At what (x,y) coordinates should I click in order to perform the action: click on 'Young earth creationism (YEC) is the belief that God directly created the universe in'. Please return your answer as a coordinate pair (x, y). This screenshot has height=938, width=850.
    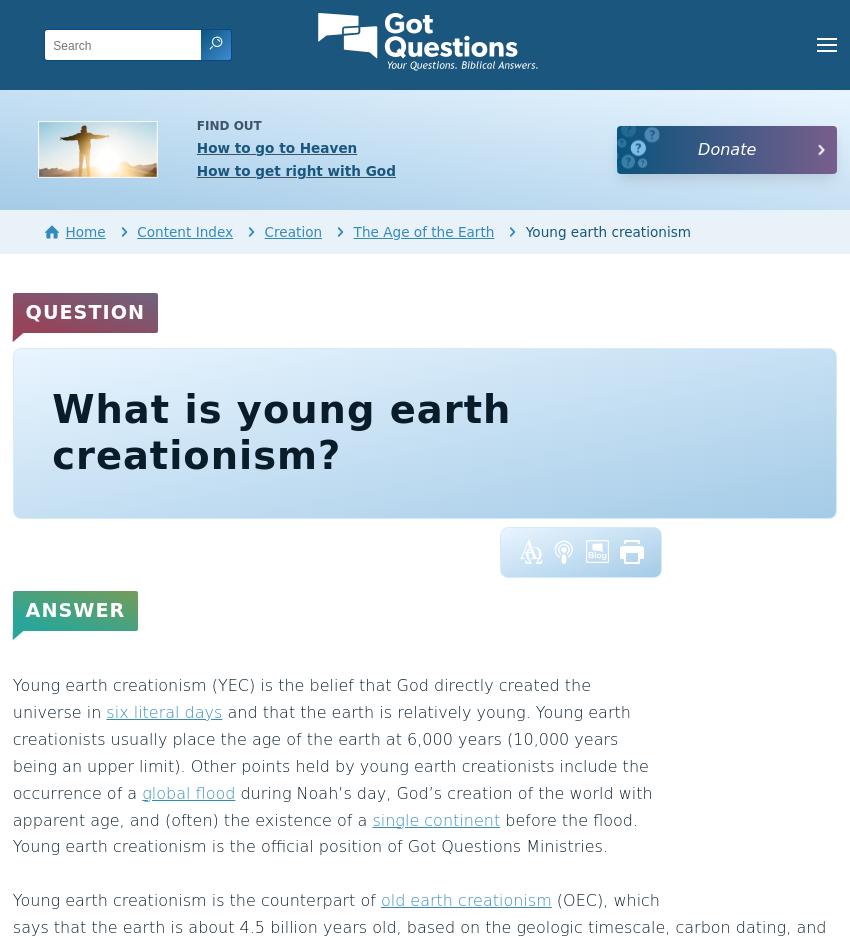
    Looking at the image, I should click on (301, 698).